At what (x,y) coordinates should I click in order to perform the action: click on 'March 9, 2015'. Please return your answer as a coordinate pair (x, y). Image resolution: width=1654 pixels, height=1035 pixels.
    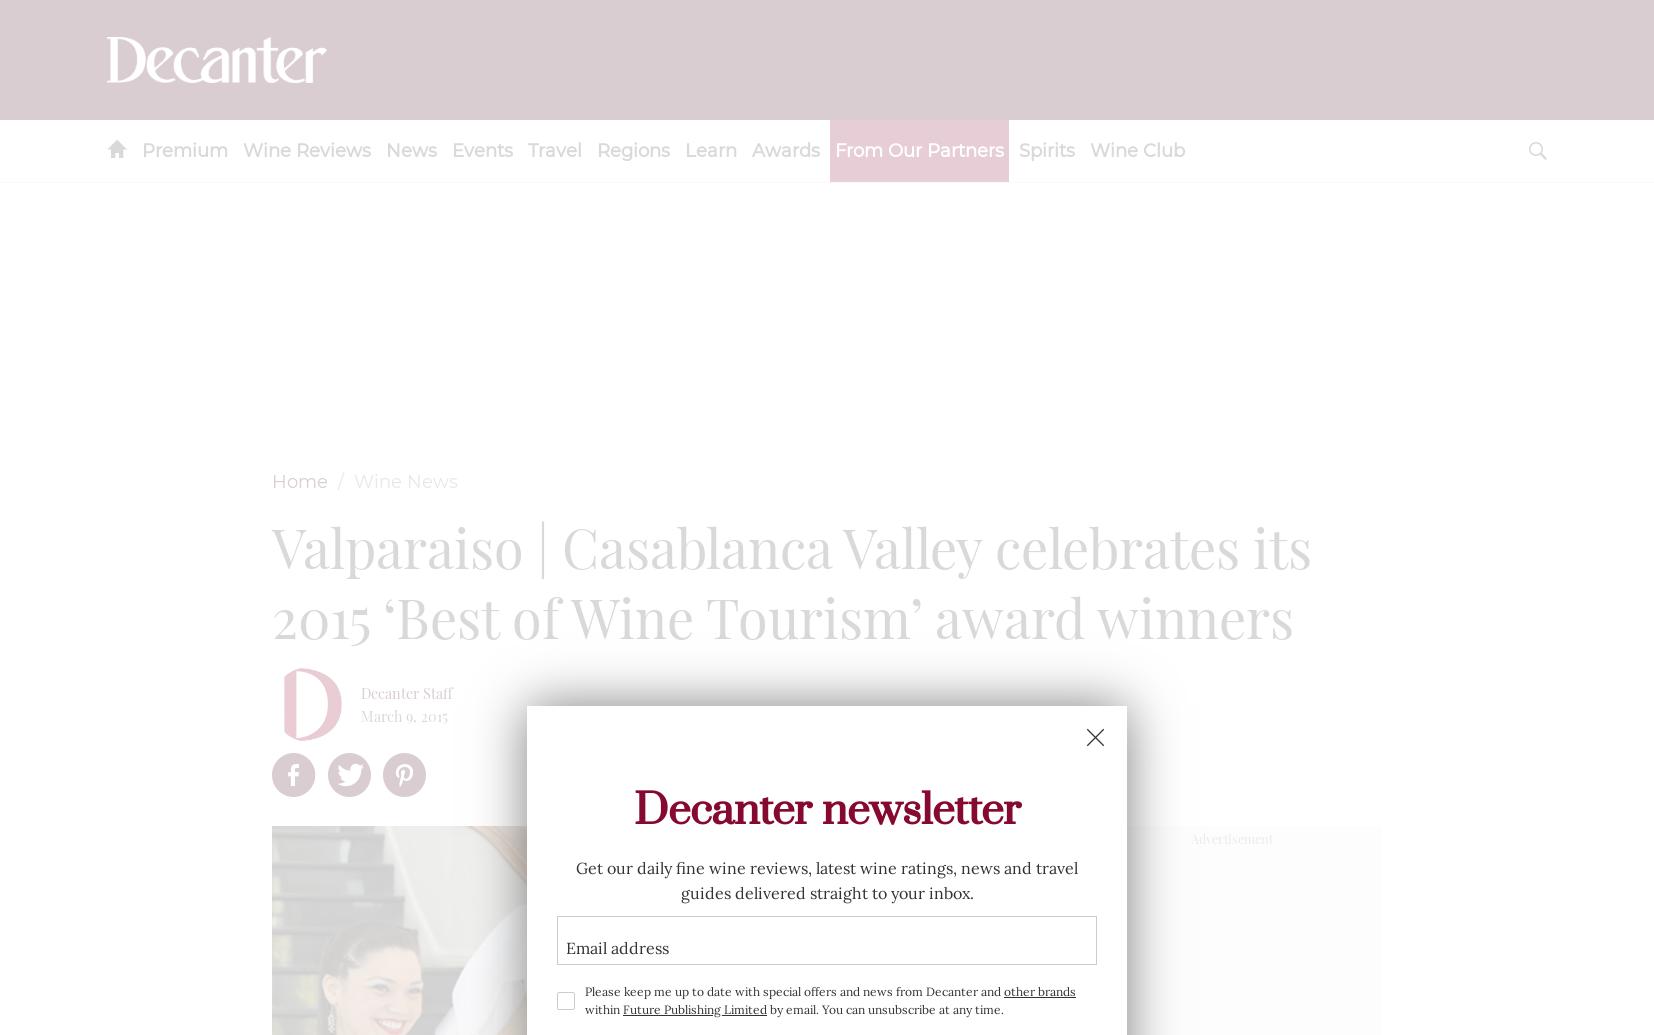
    Looking at the image, I should click on (360, 713).